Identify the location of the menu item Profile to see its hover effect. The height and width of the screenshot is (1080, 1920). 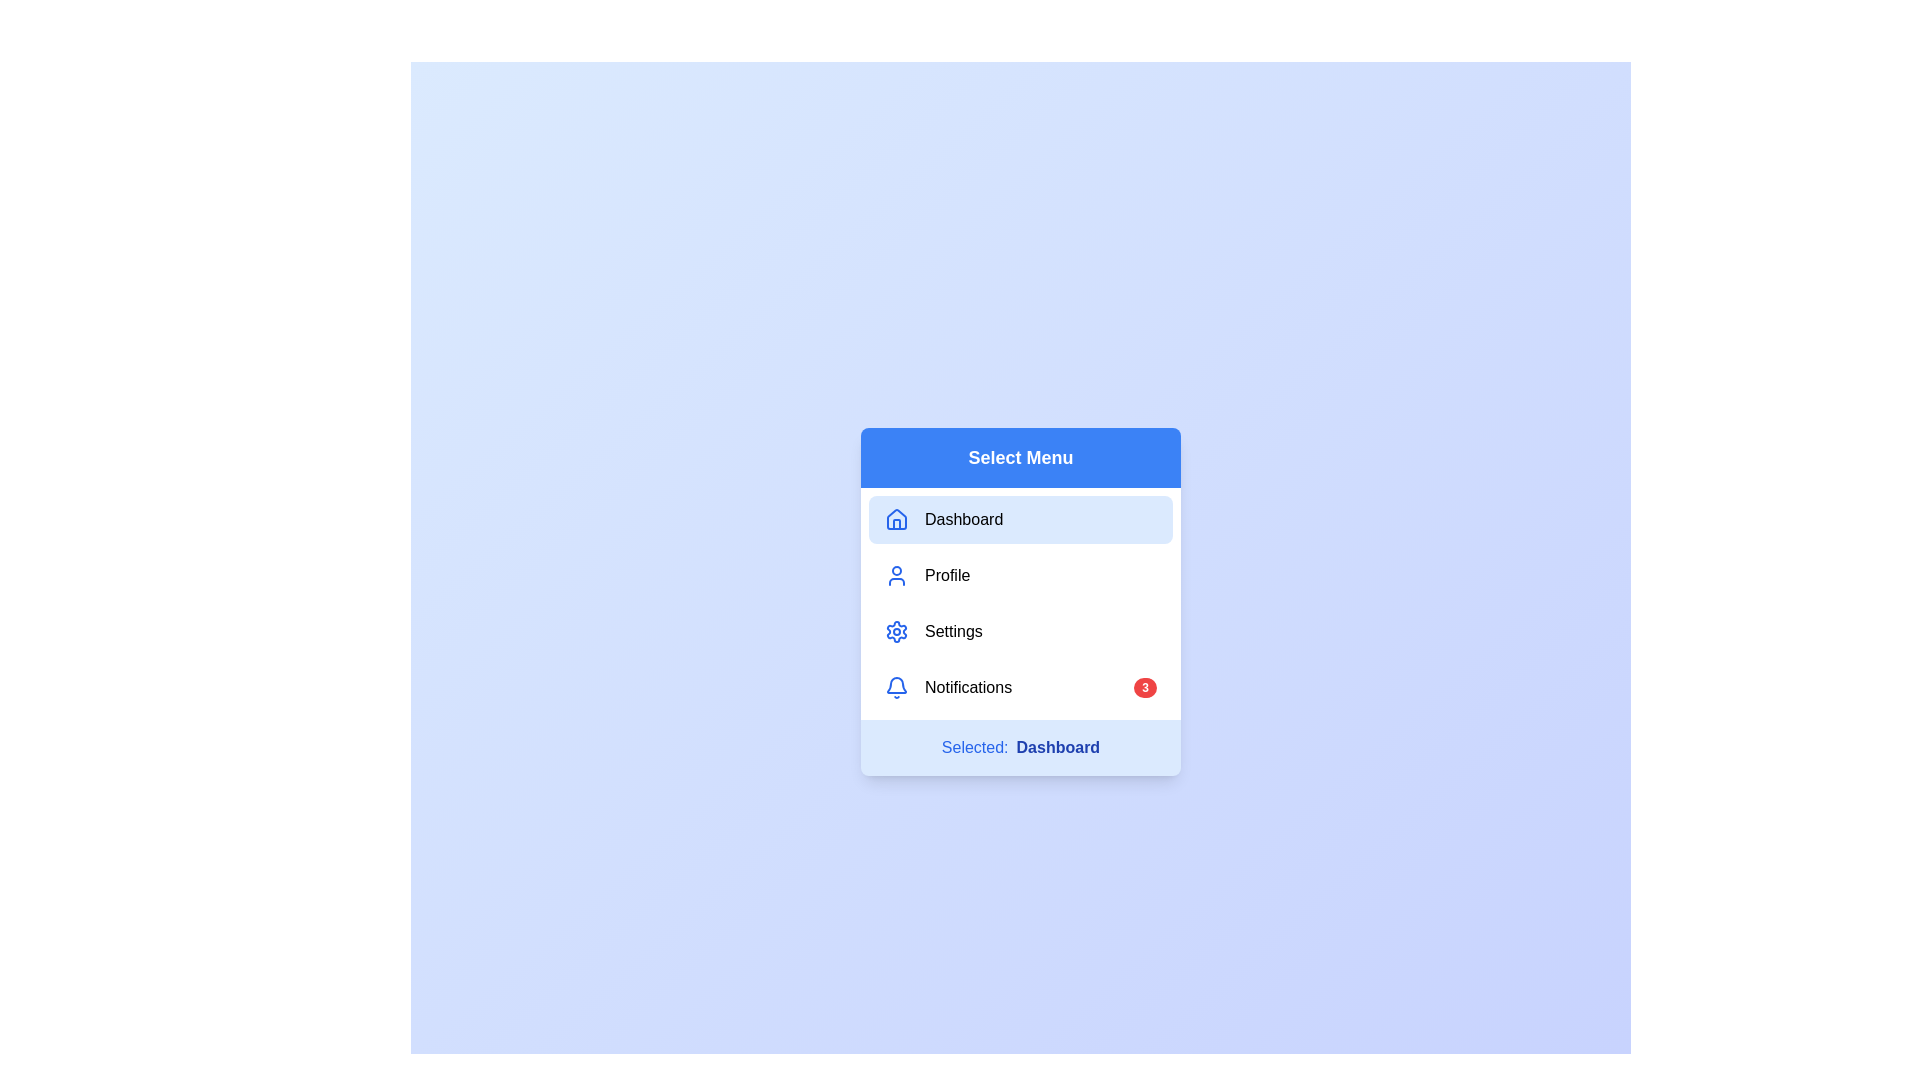
(1021, 575).